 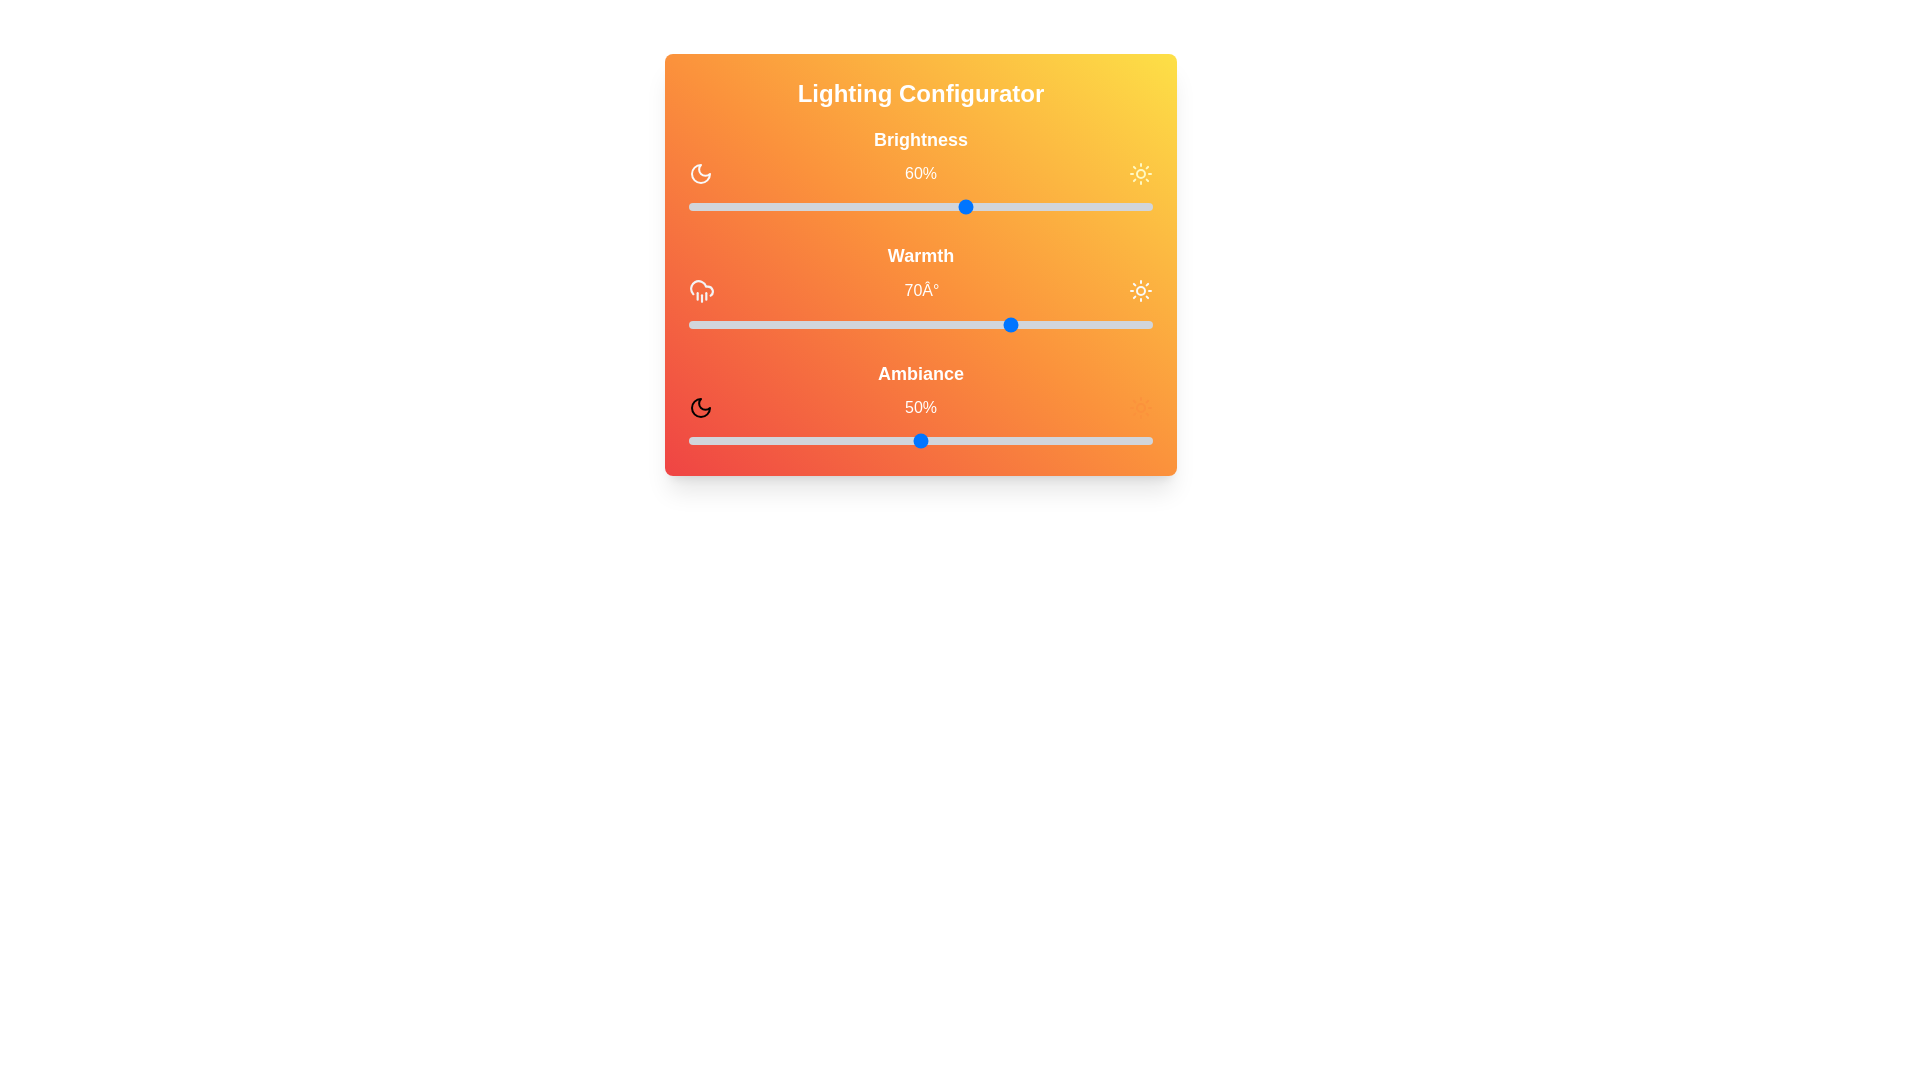 I want to click on the ambiance slider to 10%, so click(x=734, y=439).